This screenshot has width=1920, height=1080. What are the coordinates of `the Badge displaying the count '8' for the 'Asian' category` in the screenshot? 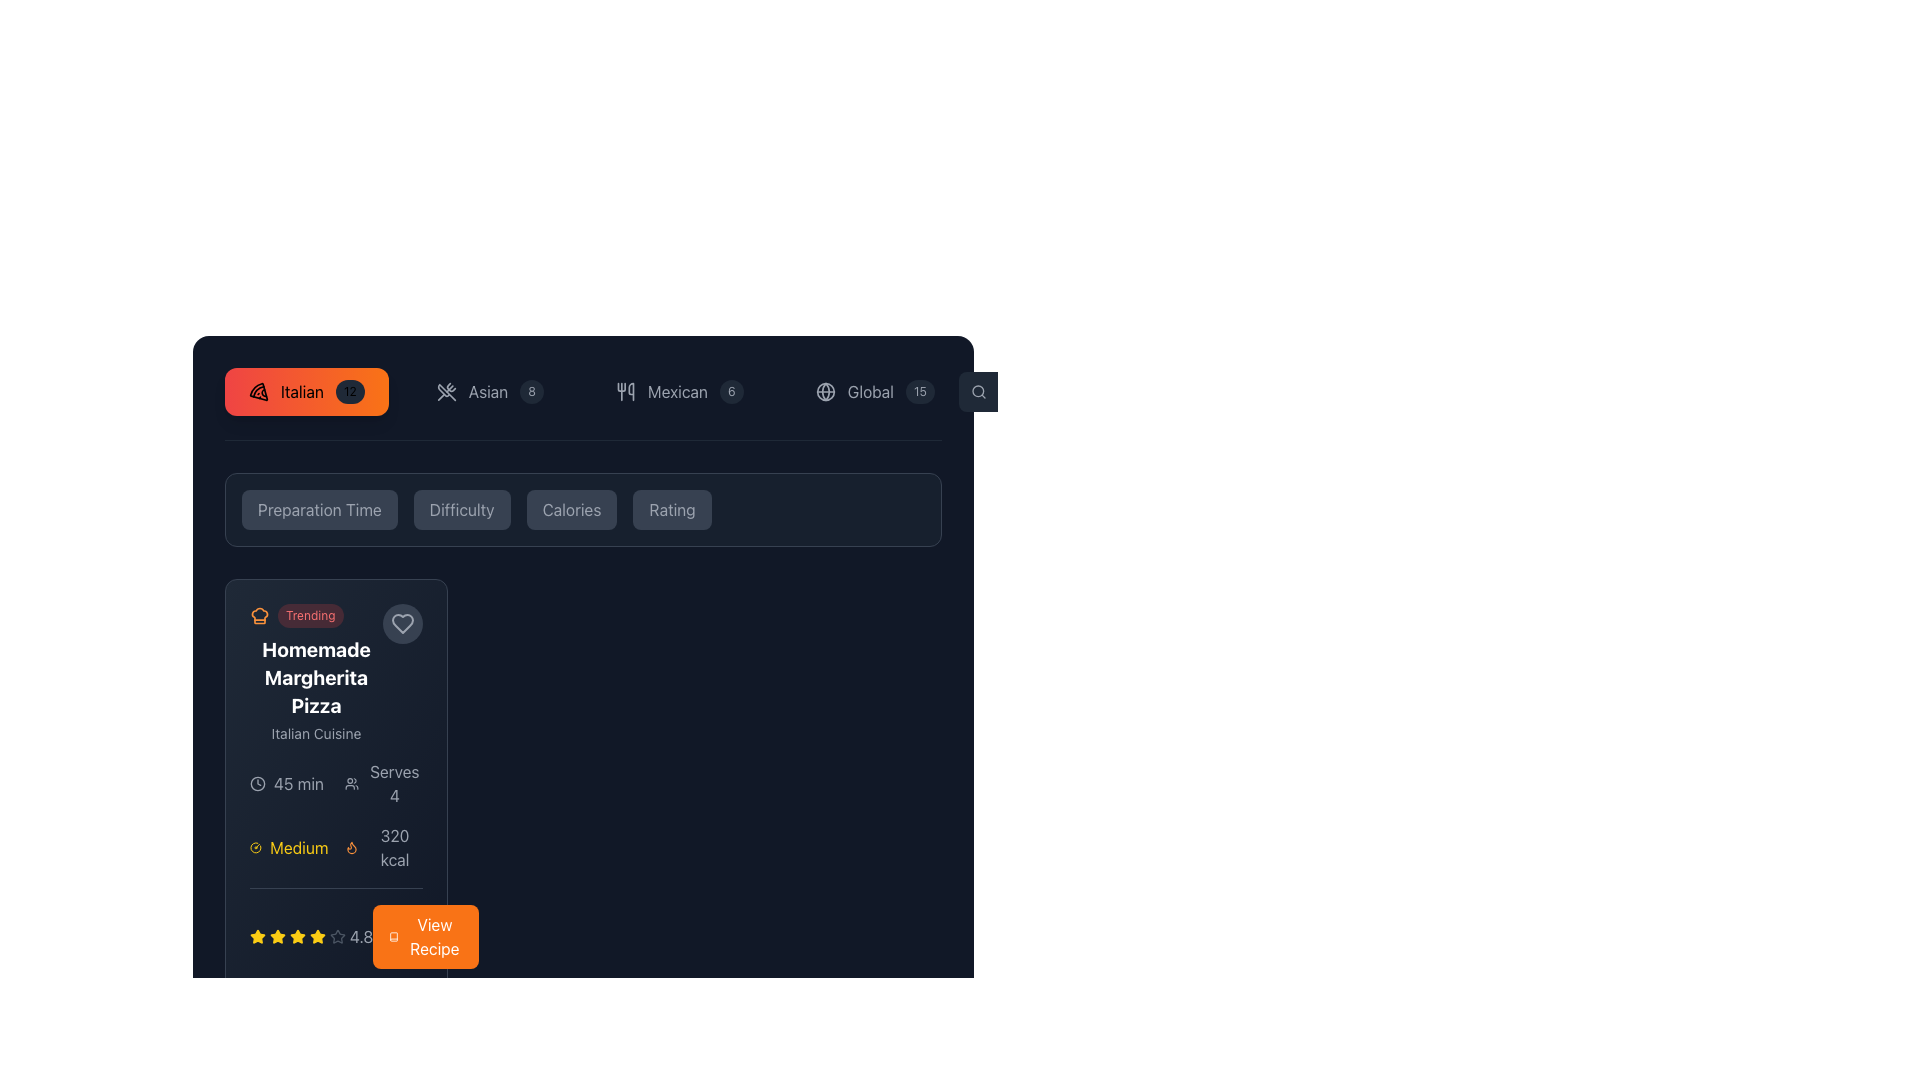 It's located at (532, 392).